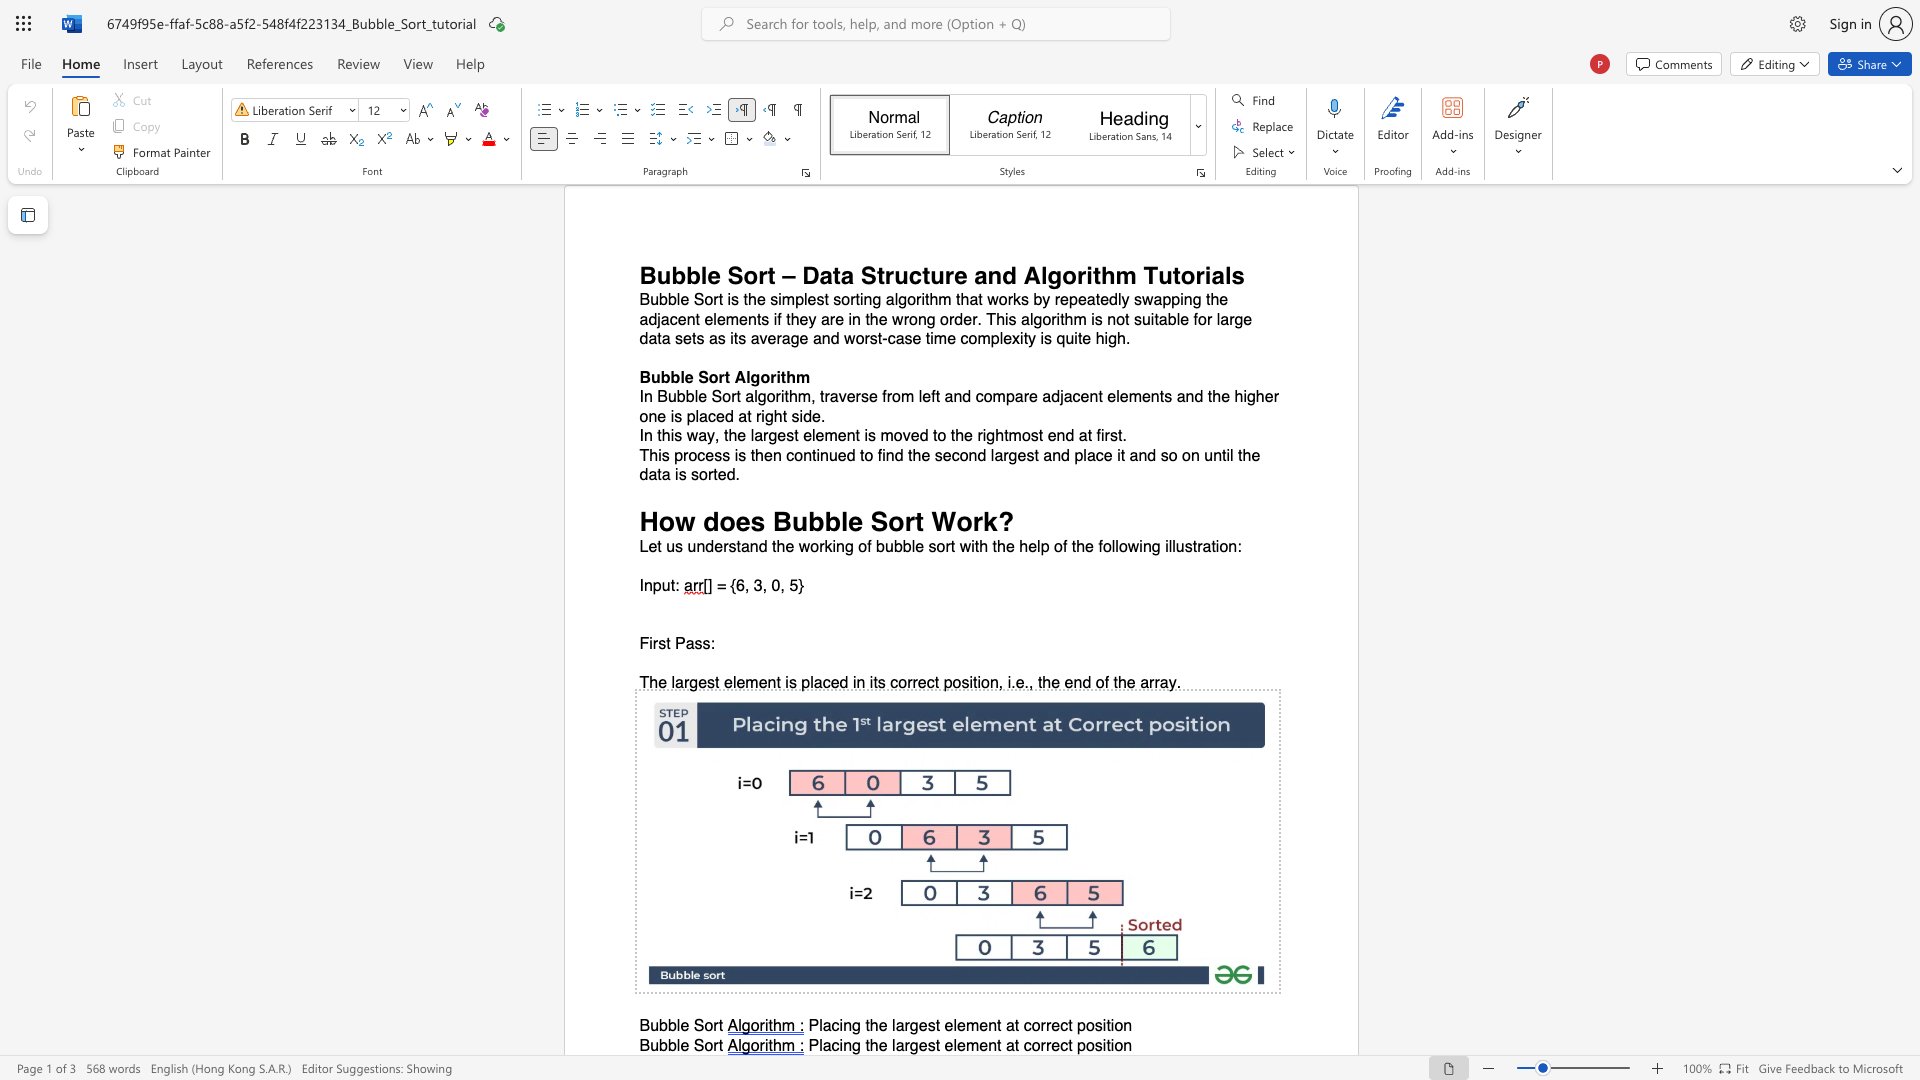  I want to click on the 1th character "r" in the text, so click(715, 1044).